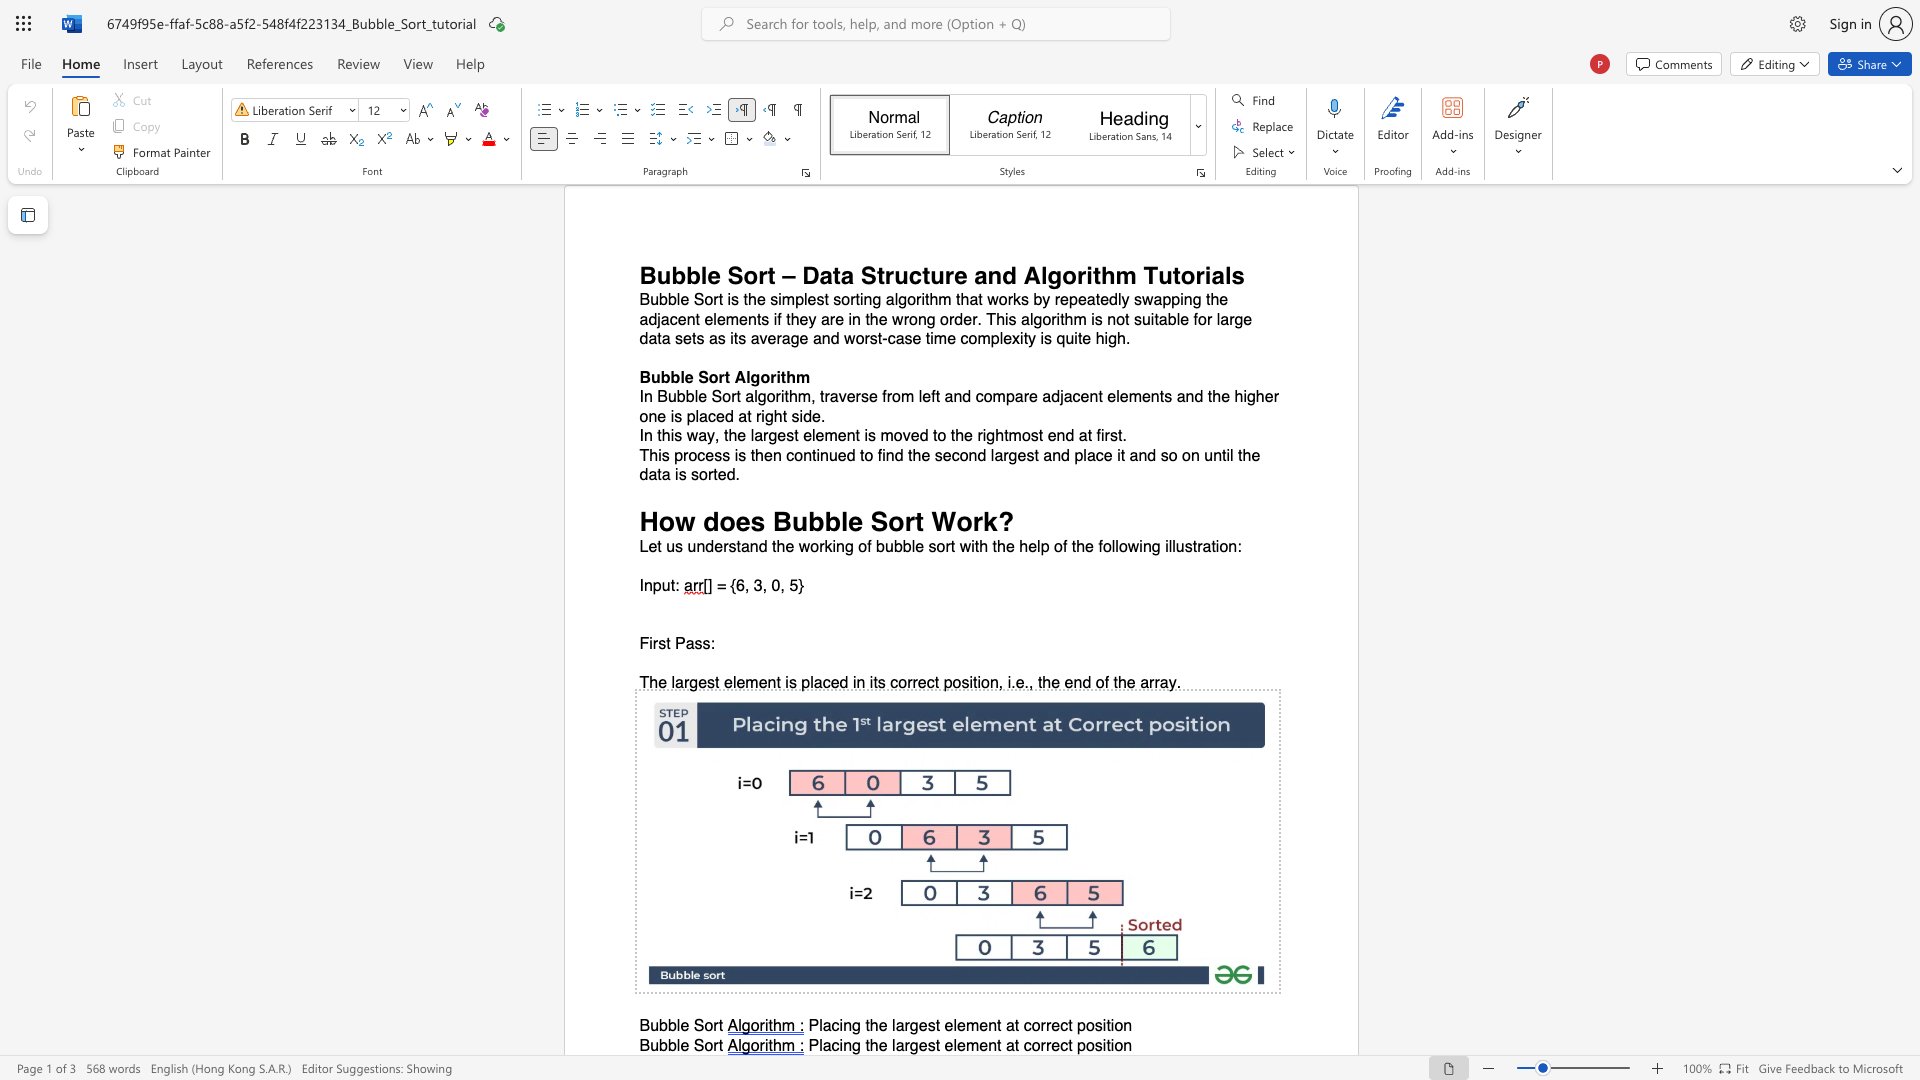  I want to click on the 1th character "r" in the text, so click(715, 1044).